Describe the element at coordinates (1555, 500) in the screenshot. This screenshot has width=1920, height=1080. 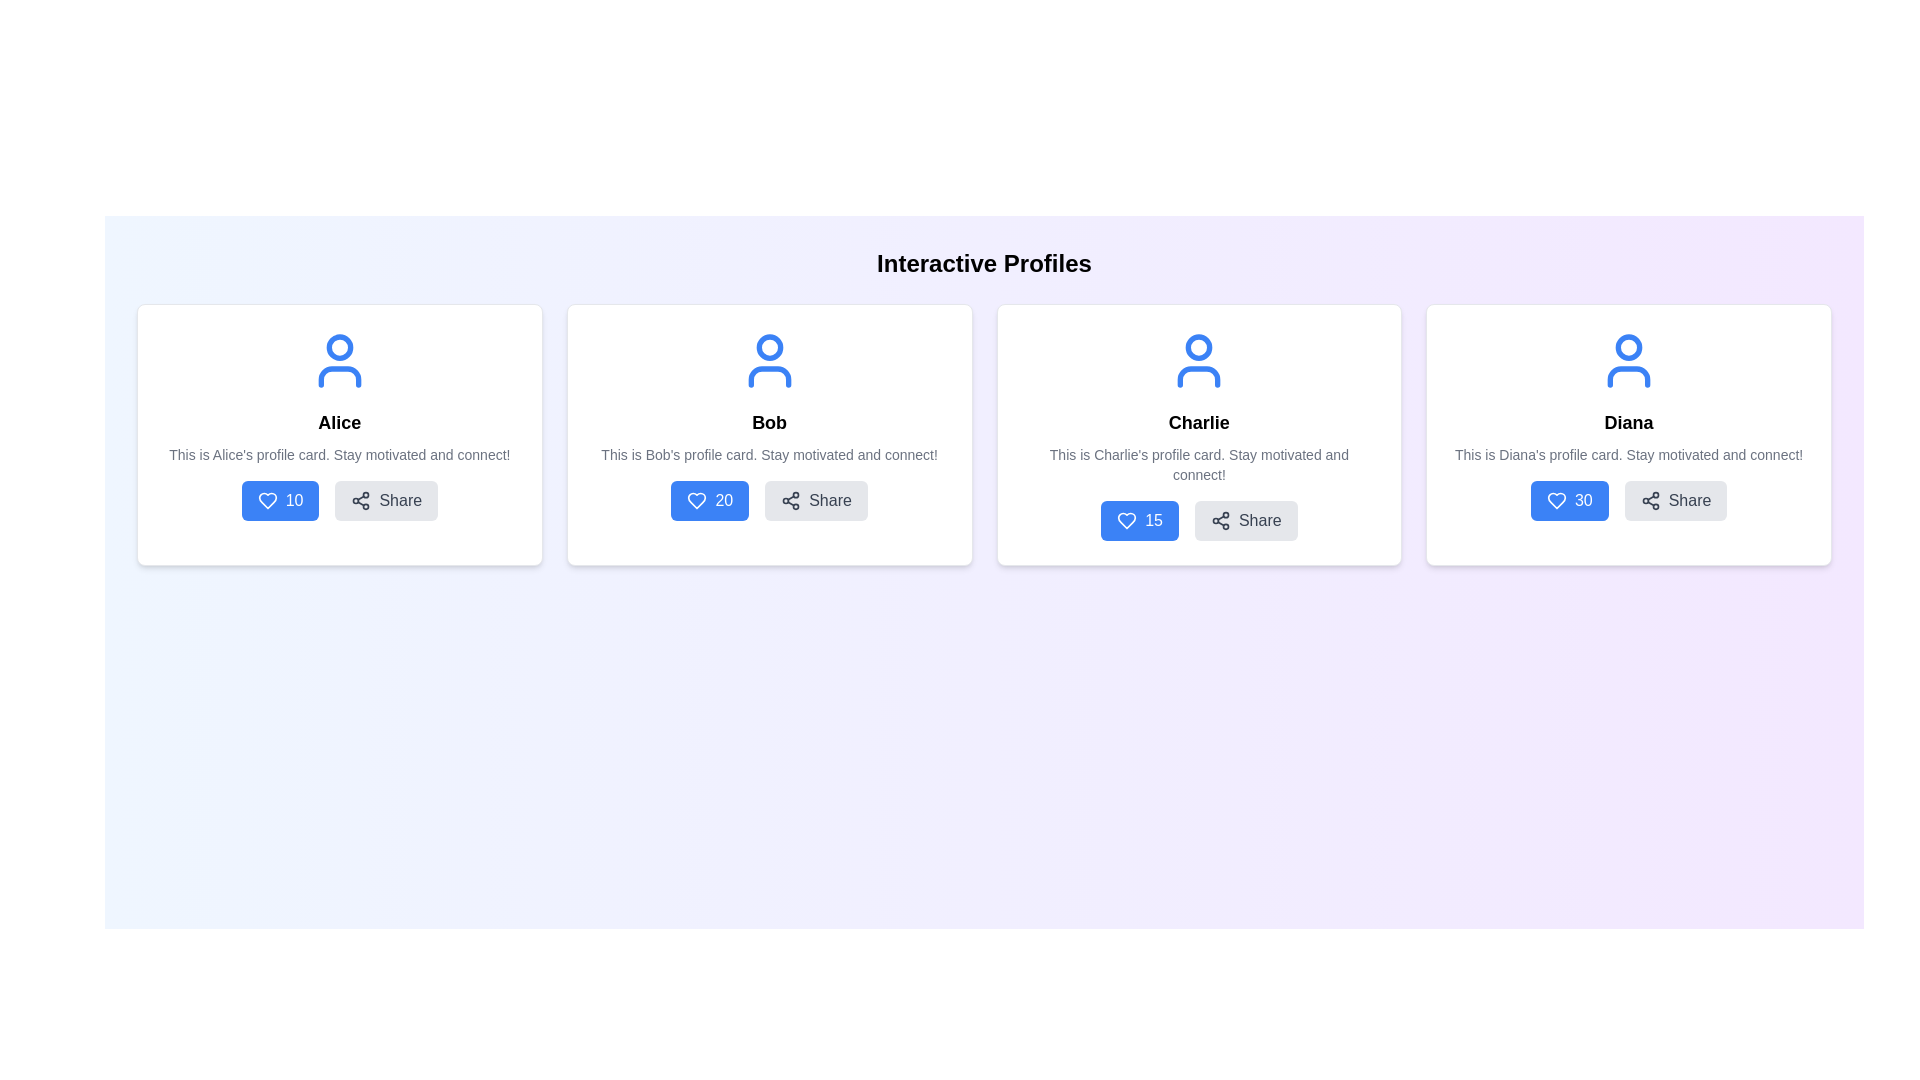
I see `the 'like' icon located on the left of the numeric value '30' in Diana's profile card, which is the fourth item in the horizontally arranged layout` at that location.